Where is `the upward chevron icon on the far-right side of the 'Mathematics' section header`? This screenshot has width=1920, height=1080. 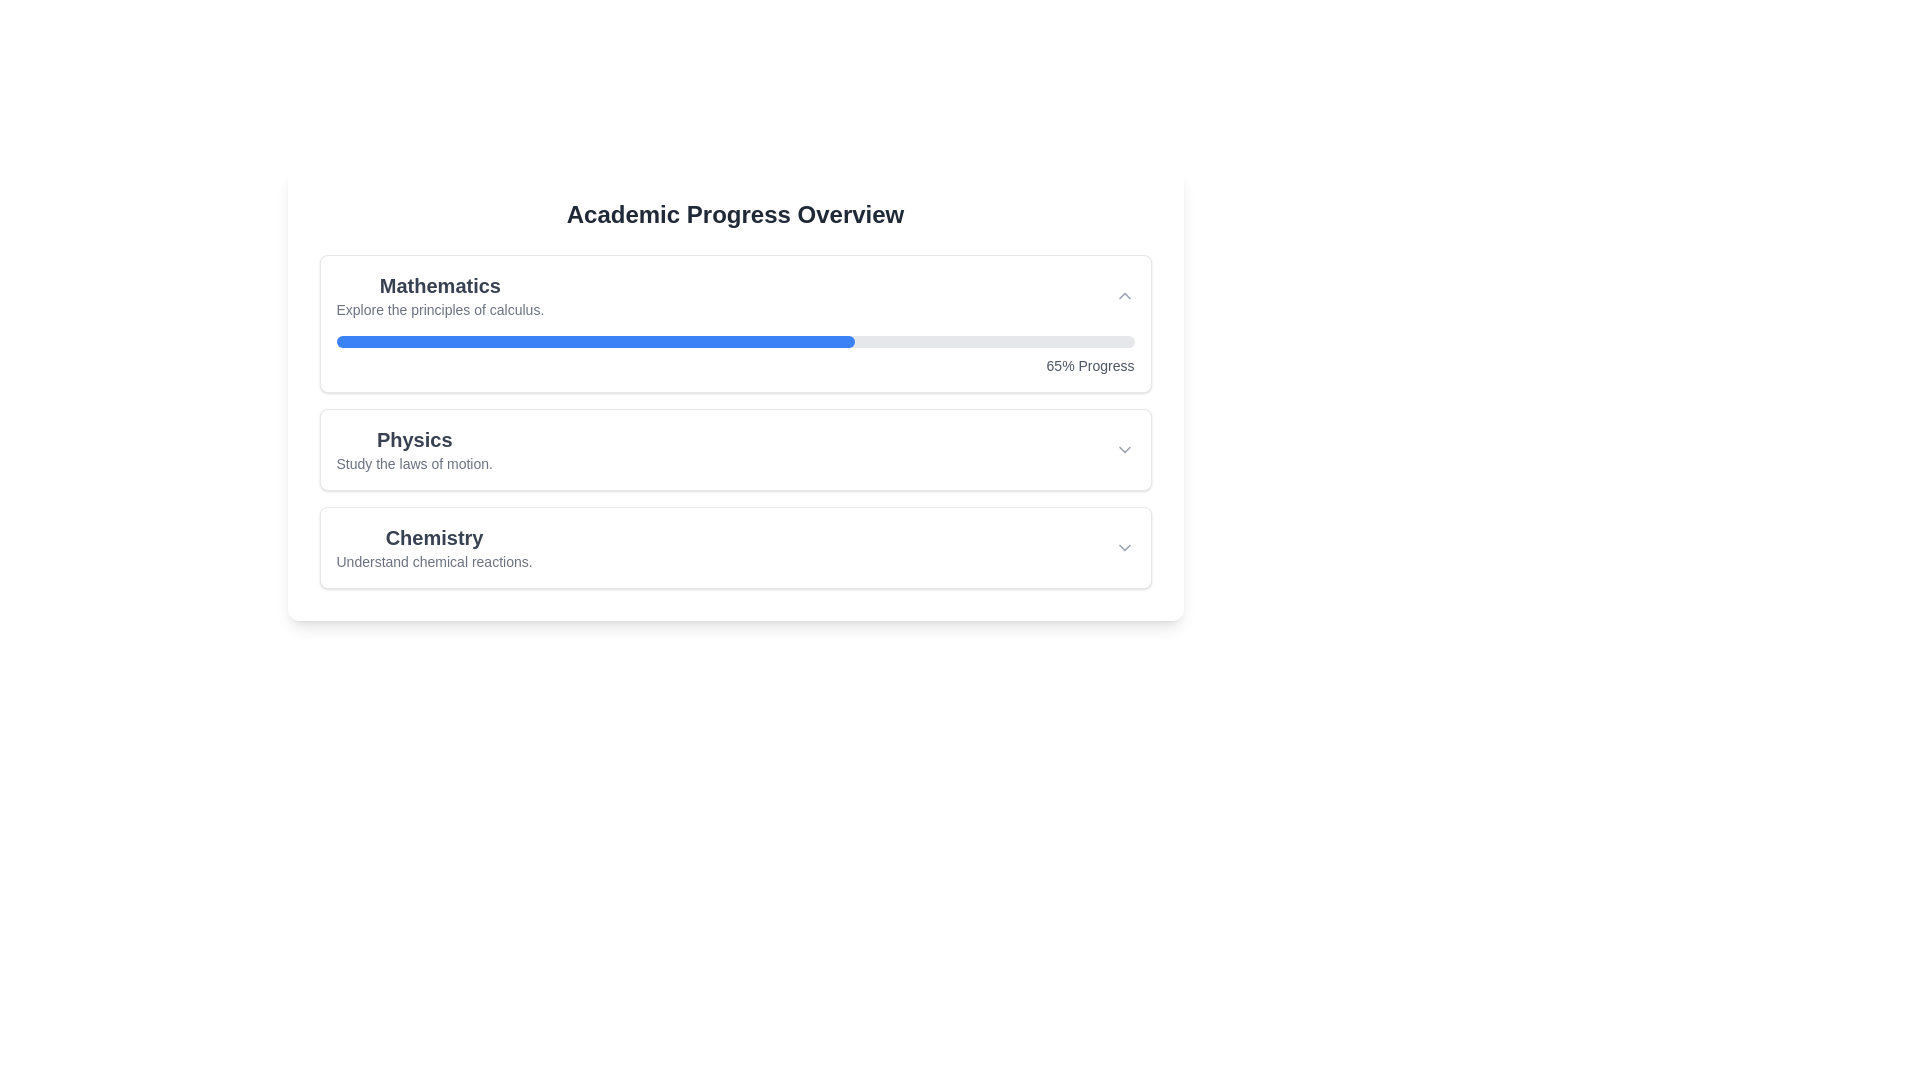
the upward chevron icon on the far-right side of the 'Mathematics' section header is located at coordinates (1124, 296).